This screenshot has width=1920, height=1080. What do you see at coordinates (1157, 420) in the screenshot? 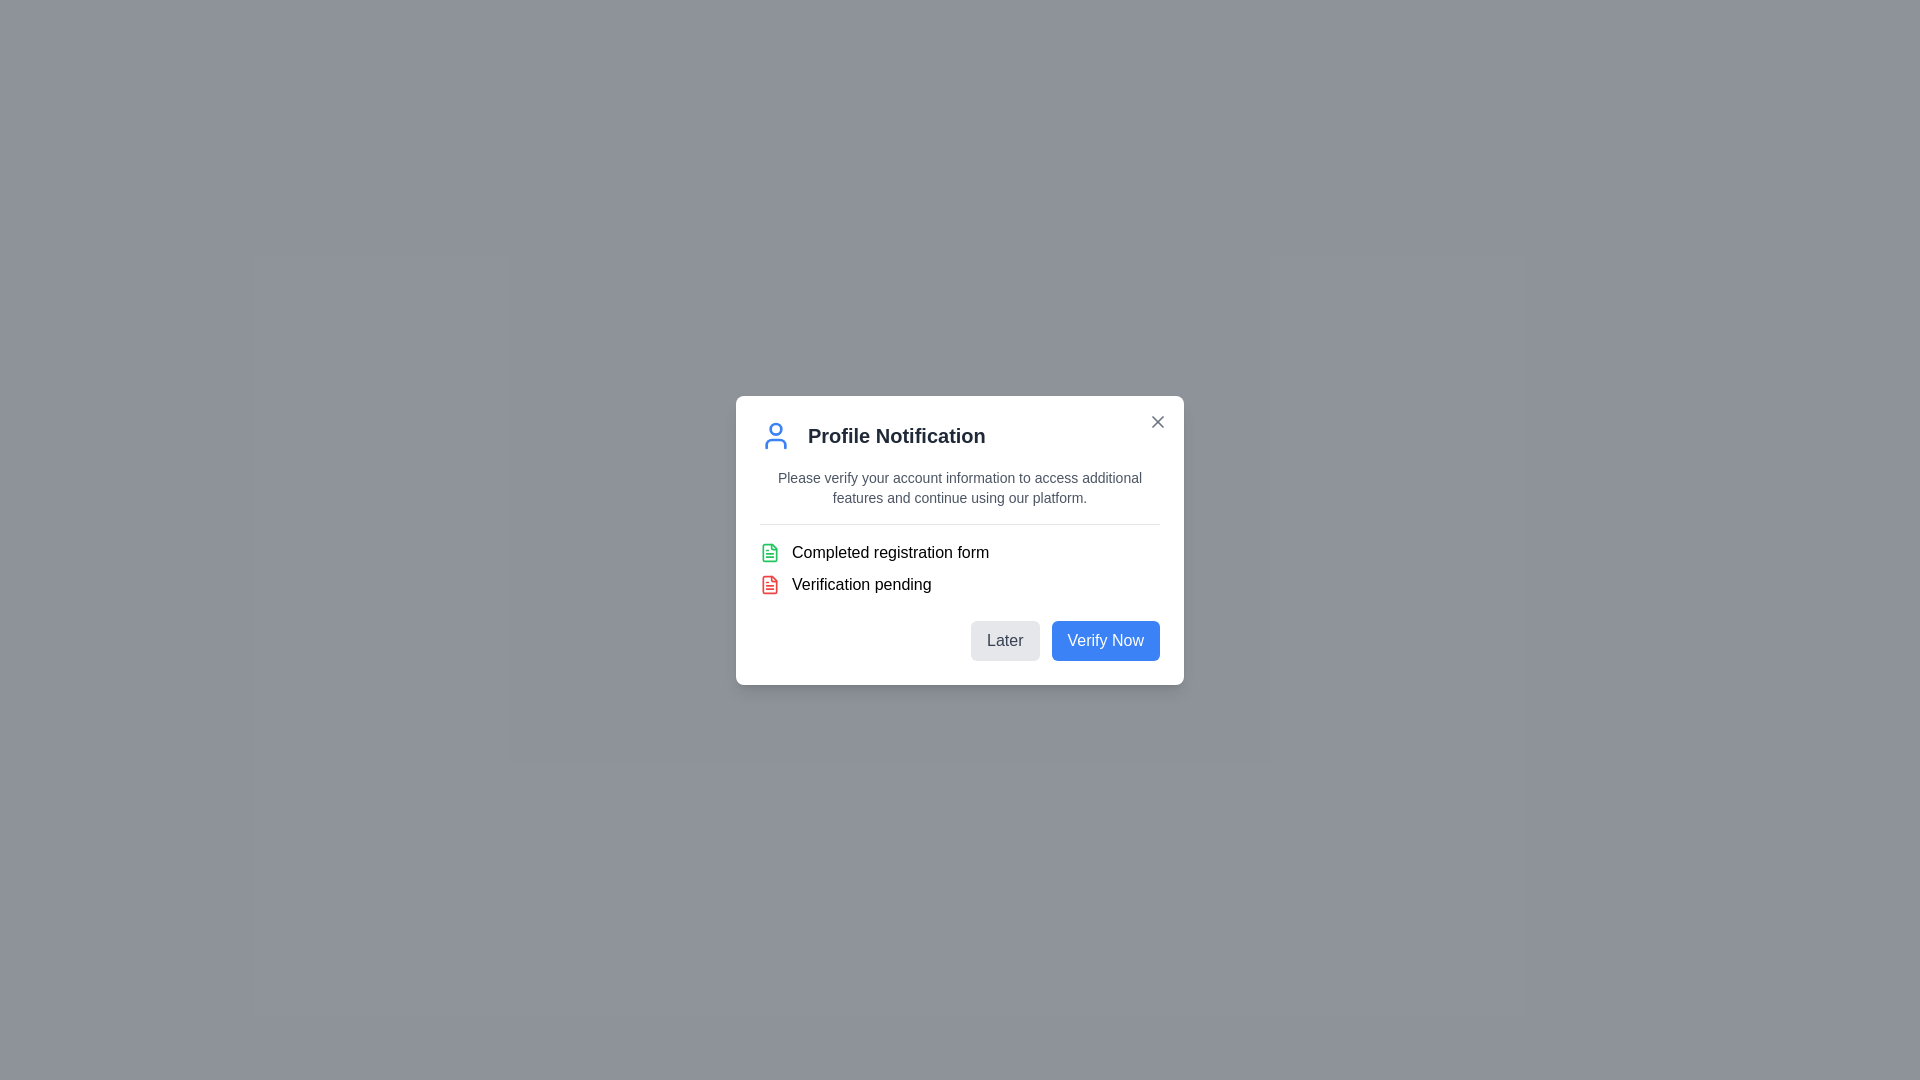
I see `the icon button located at the top-right corner of the modal window` at bounding box center [1157, 420].